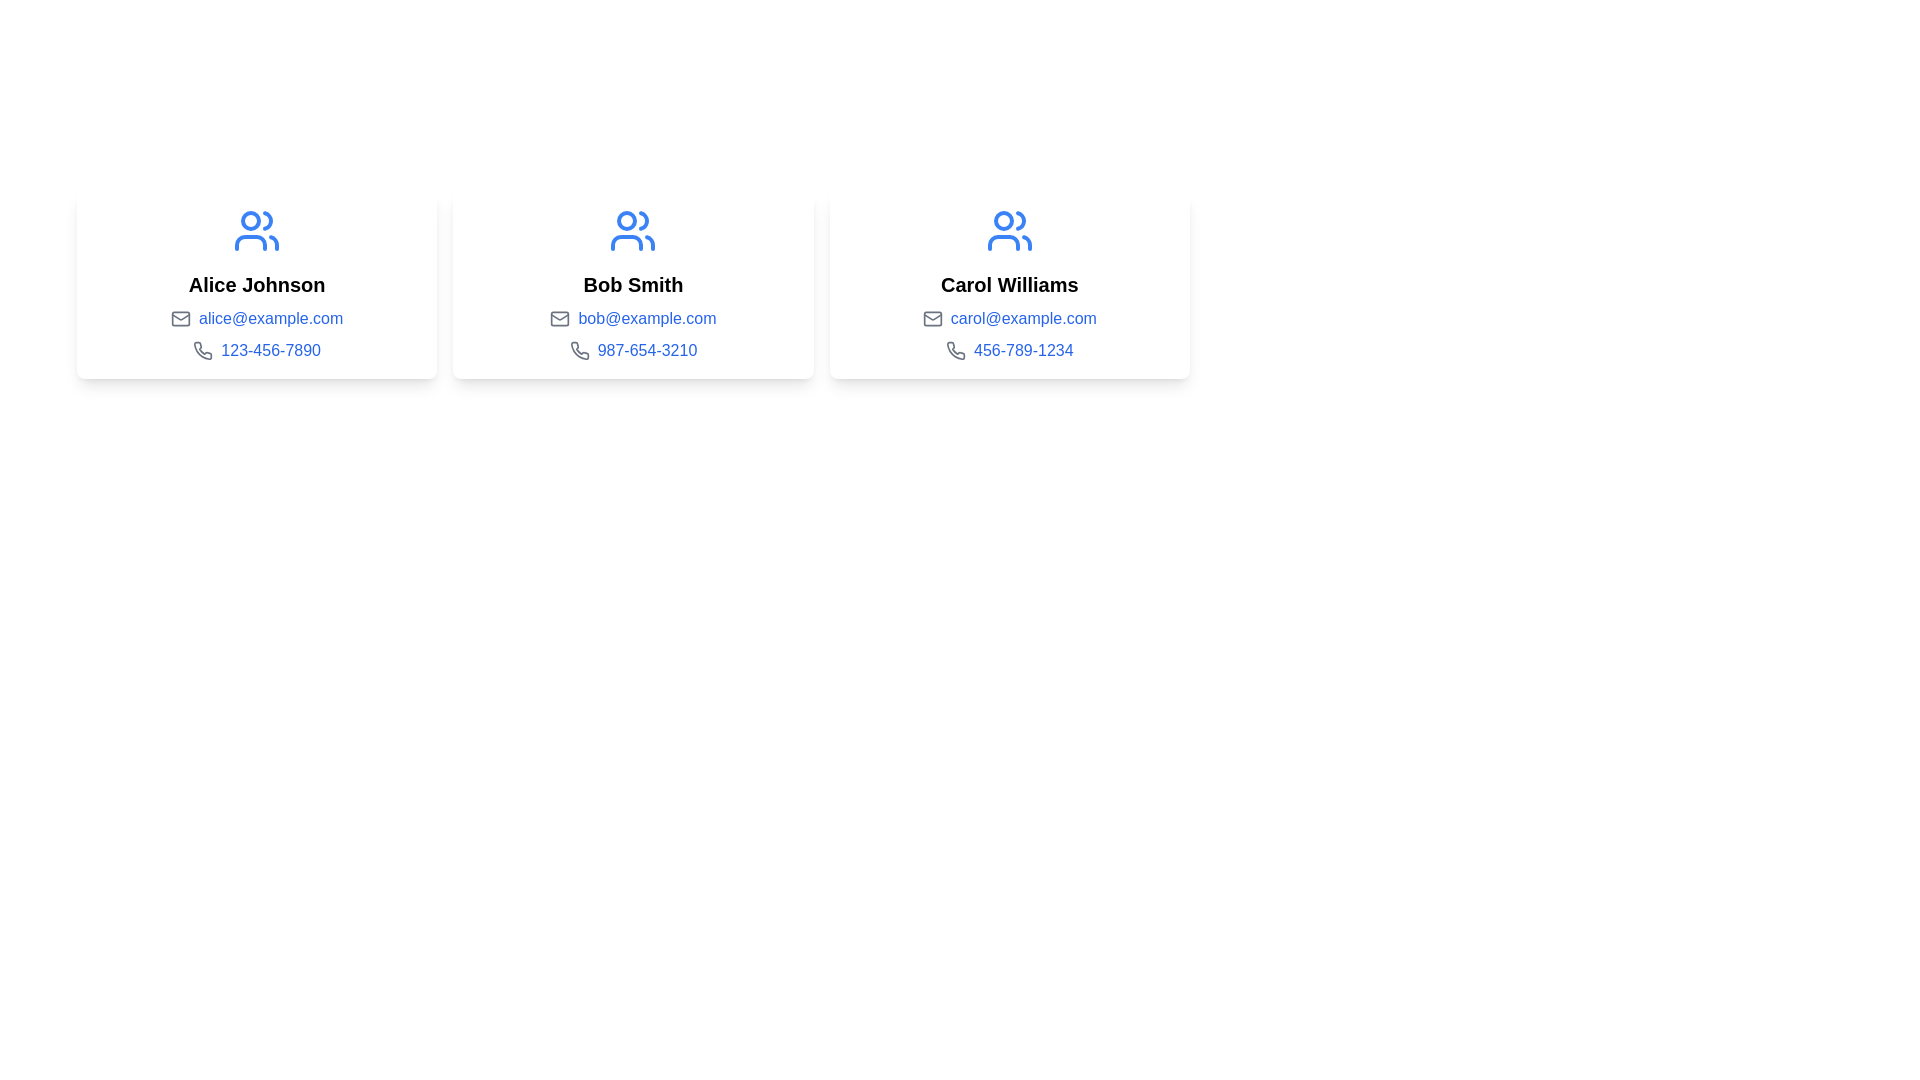 The height and width of the screenshot is (1080, 1920). Describe the element at coordinates (632, 285) in the screenshot. I see `the label displaying 'Bob Smith', which serves as a heading in the second card of three horizontally aligned cards` at that location.